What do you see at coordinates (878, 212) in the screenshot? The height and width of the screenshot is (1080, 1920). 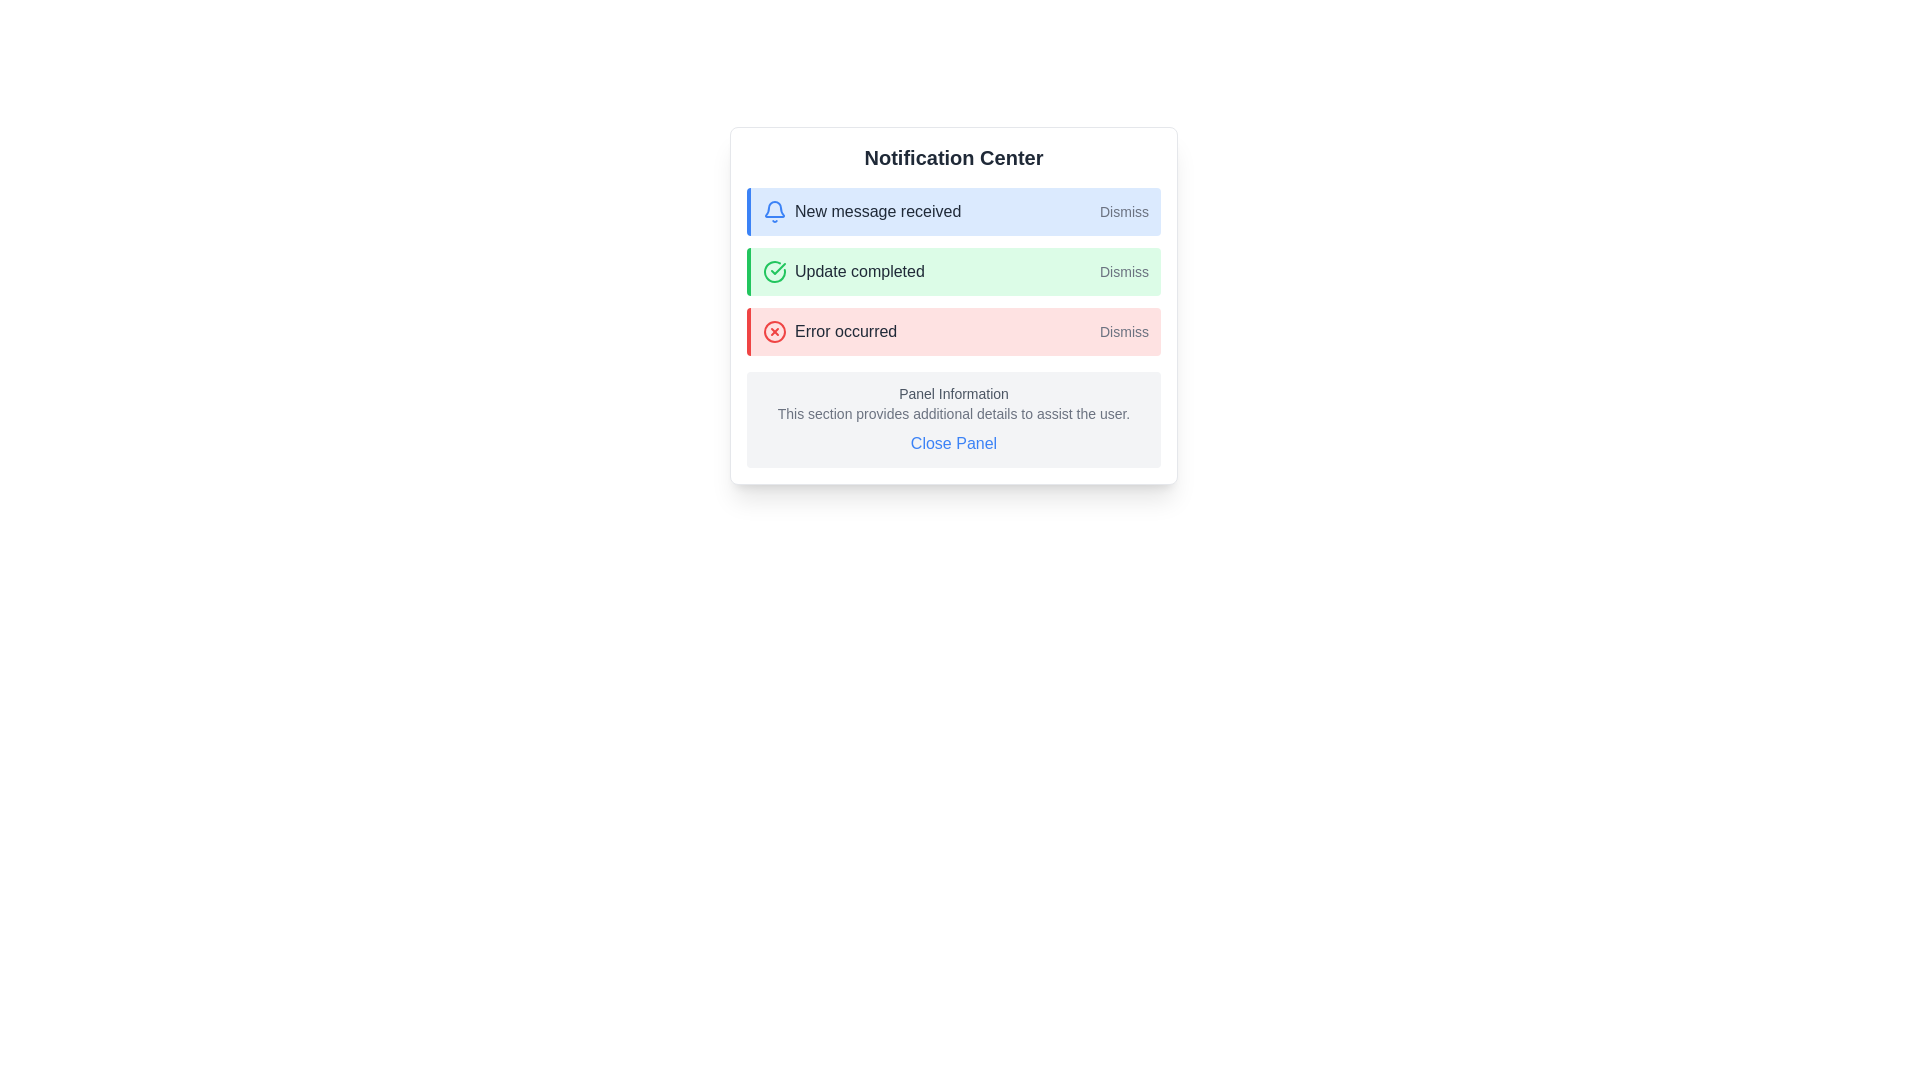 I see `the text label displaying 'New message received' located in the topmost notification box to the right of the bell icon` at bounding box center [878, 212].